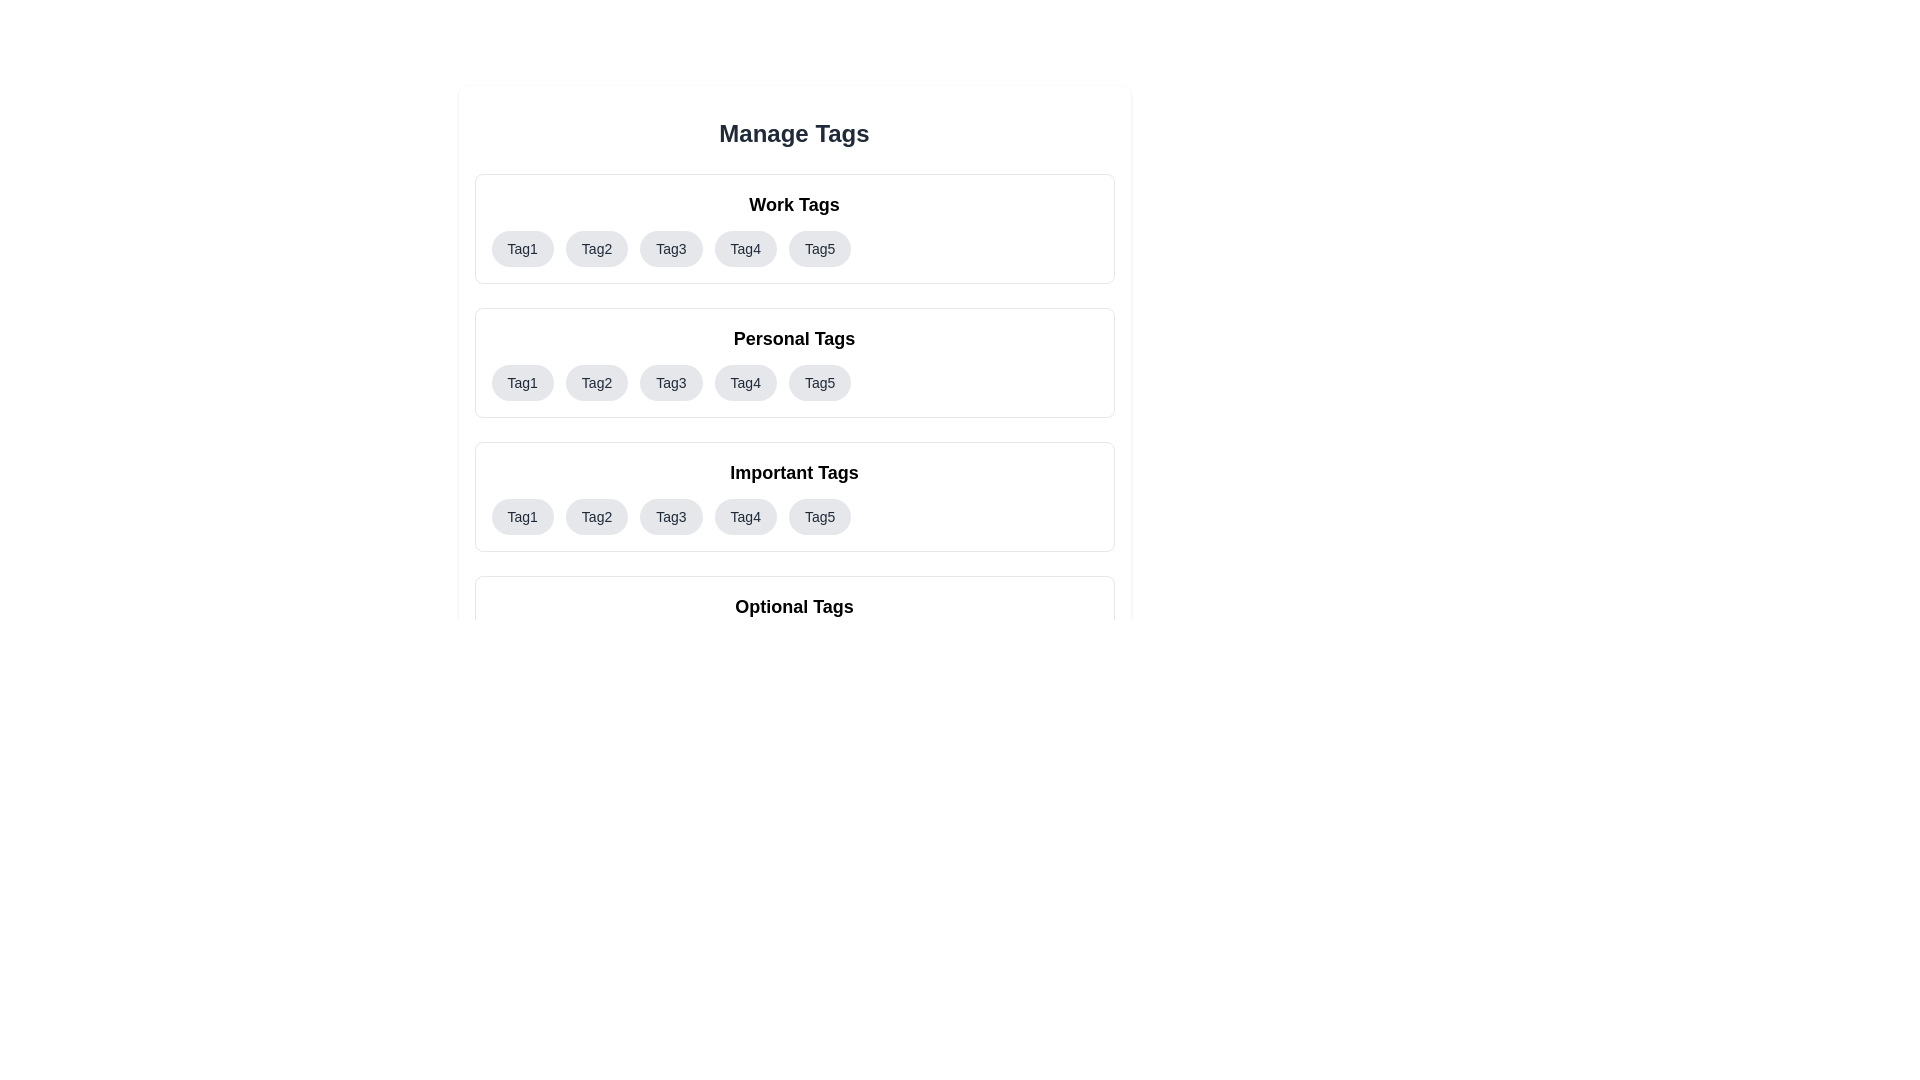  I want to click on the selectable button labeled 'Tag2' to observe the size increase effect, so click(596, 248).